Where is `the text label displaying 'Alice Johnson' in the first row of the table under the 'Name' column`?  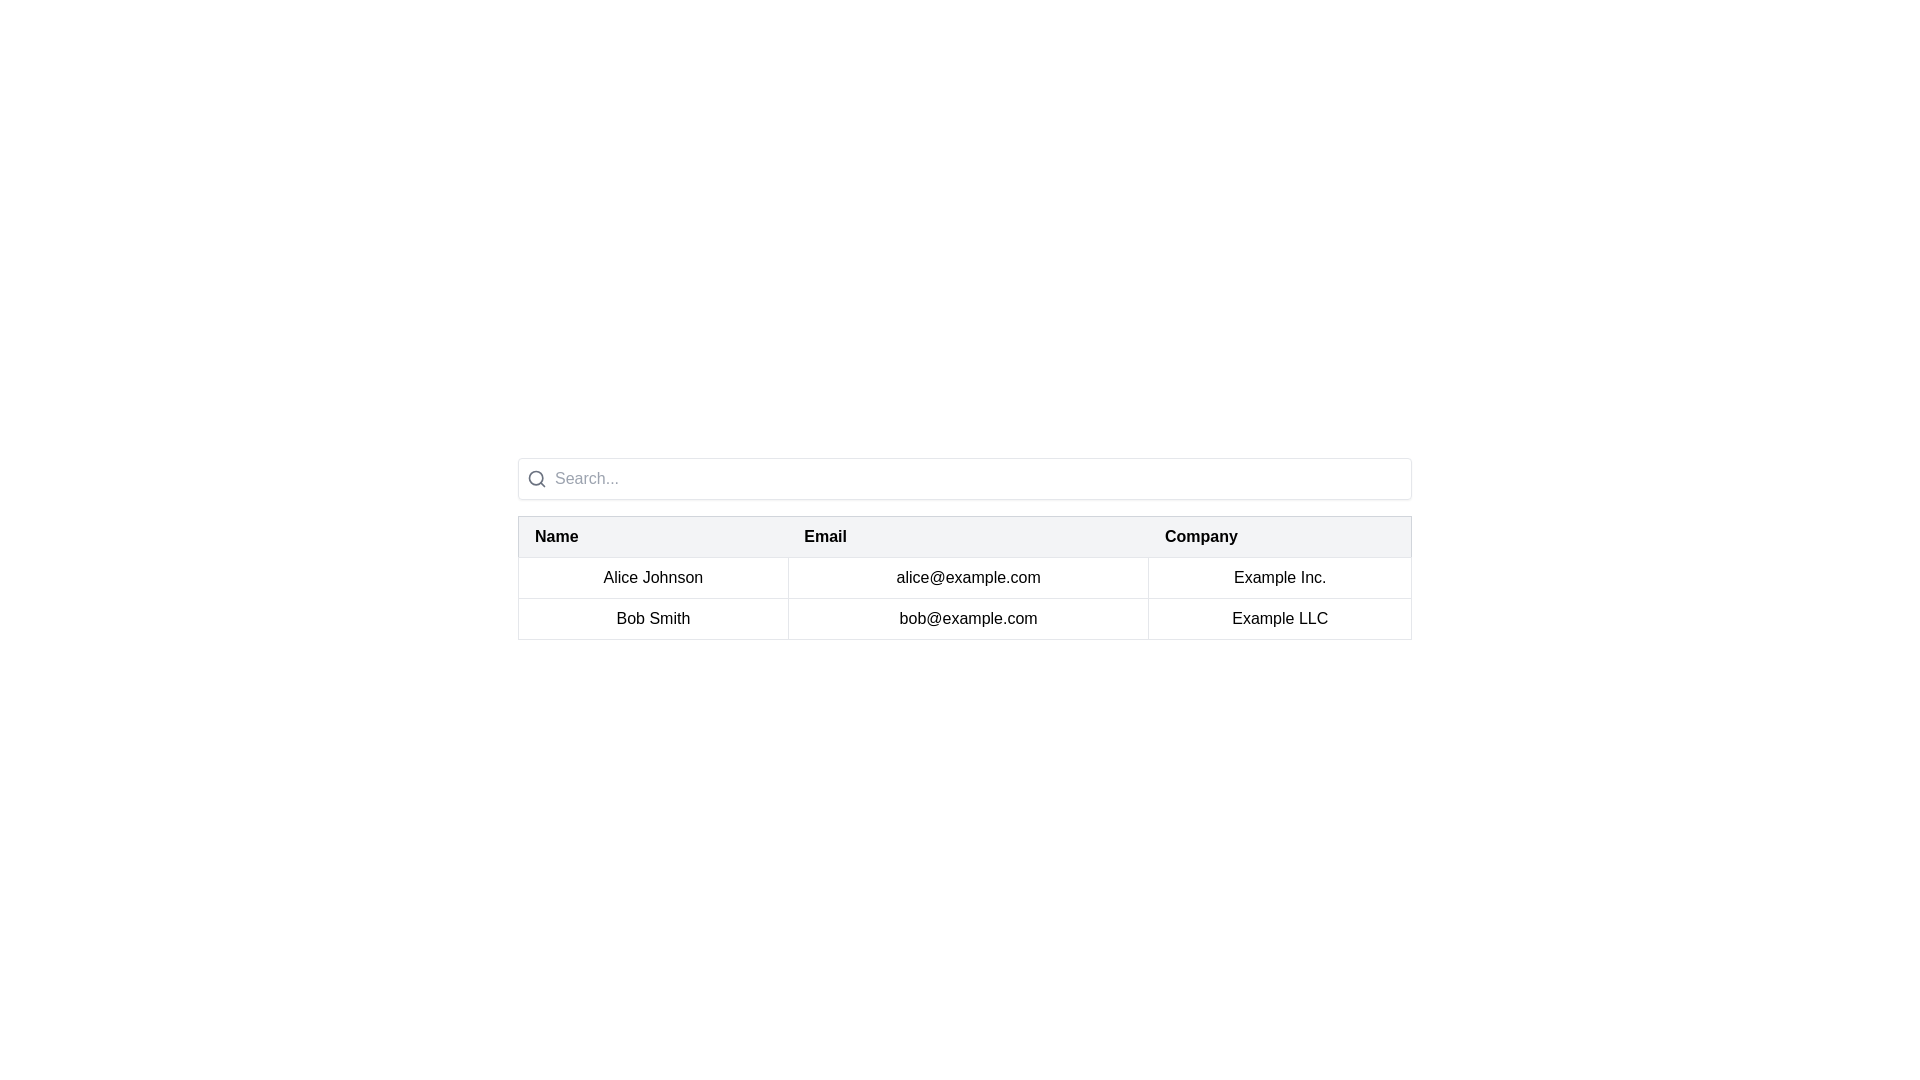
the text label displaying 'Alice Johnson' in the first row of the table under the 'Name' column is located at coordinates (653, 578).